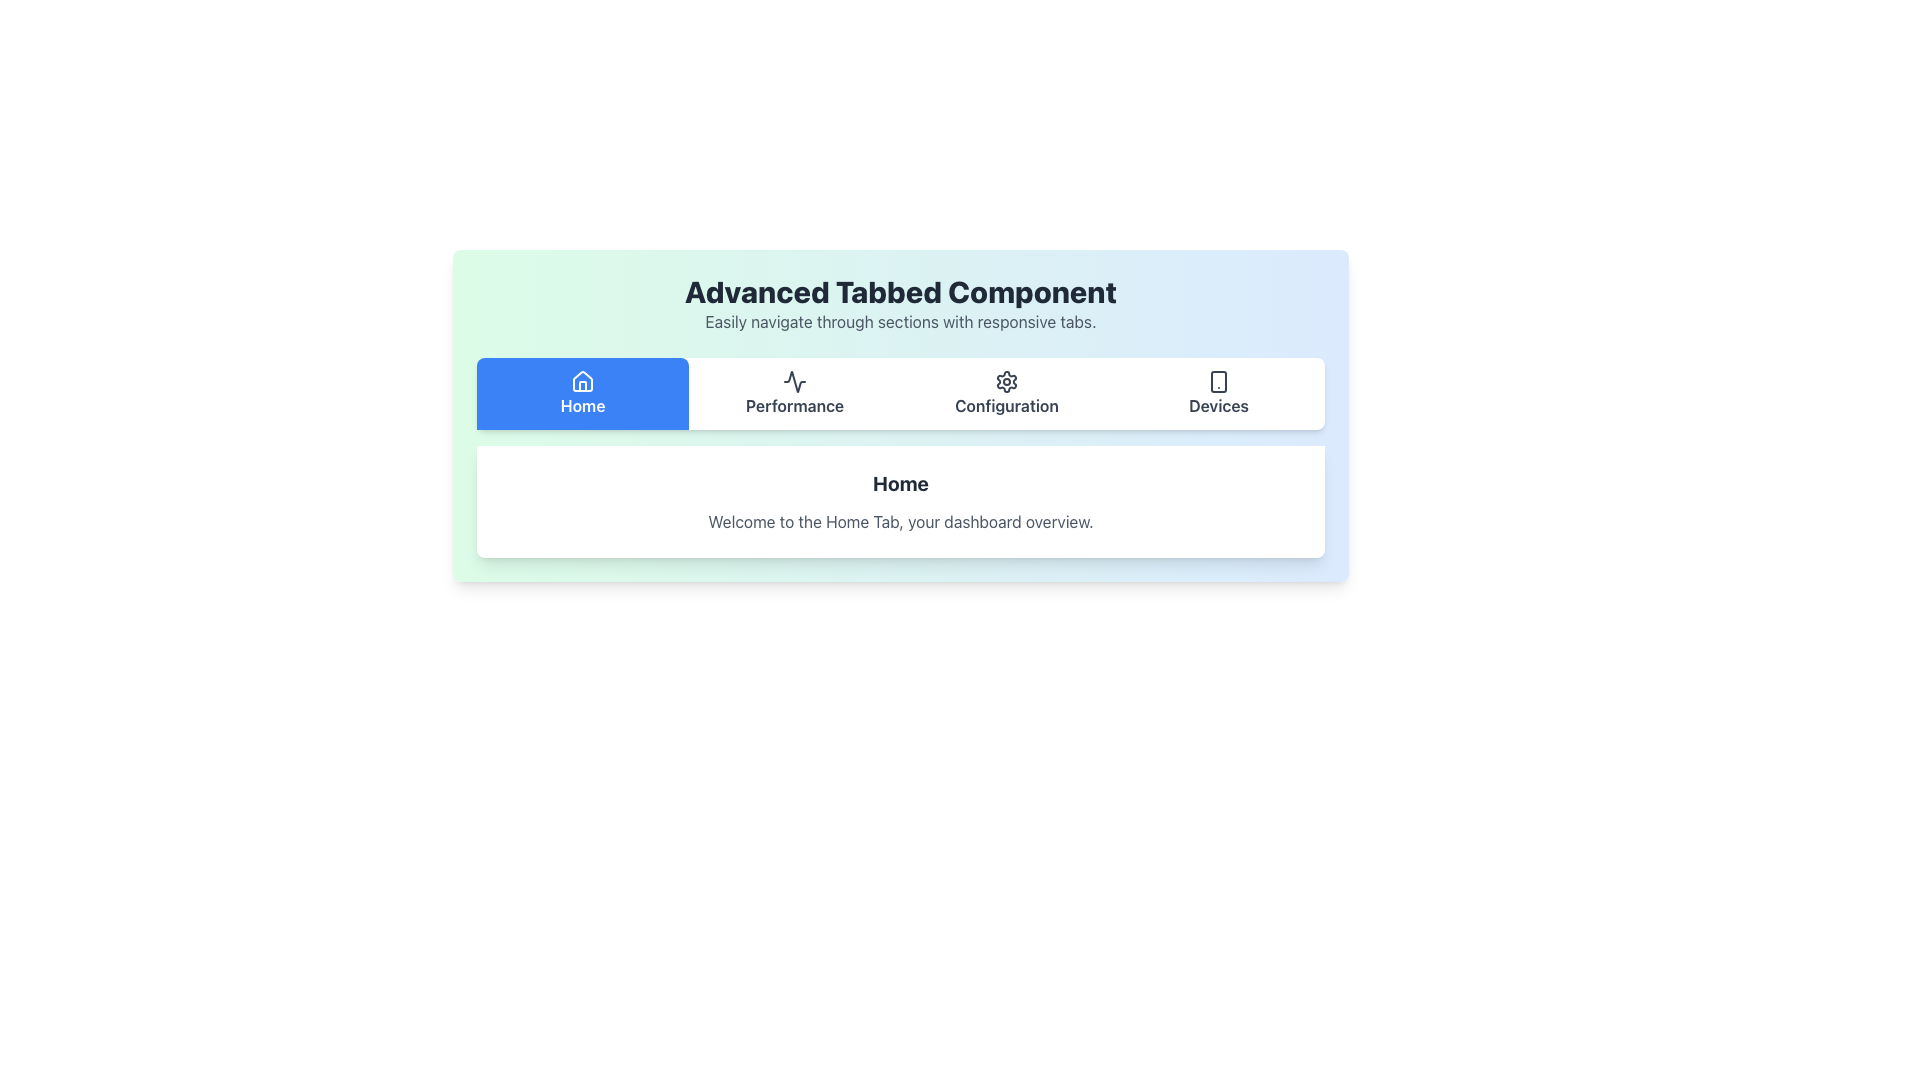 The image size is (1920, 1080). What do you see at coordinates (794, 393) in the screenshot?
I see `the 'Performance' tab button, which is the second tab in the horizontal tab bar located between 'Home' and 'Configuration'` at bounding box center [794, 393].